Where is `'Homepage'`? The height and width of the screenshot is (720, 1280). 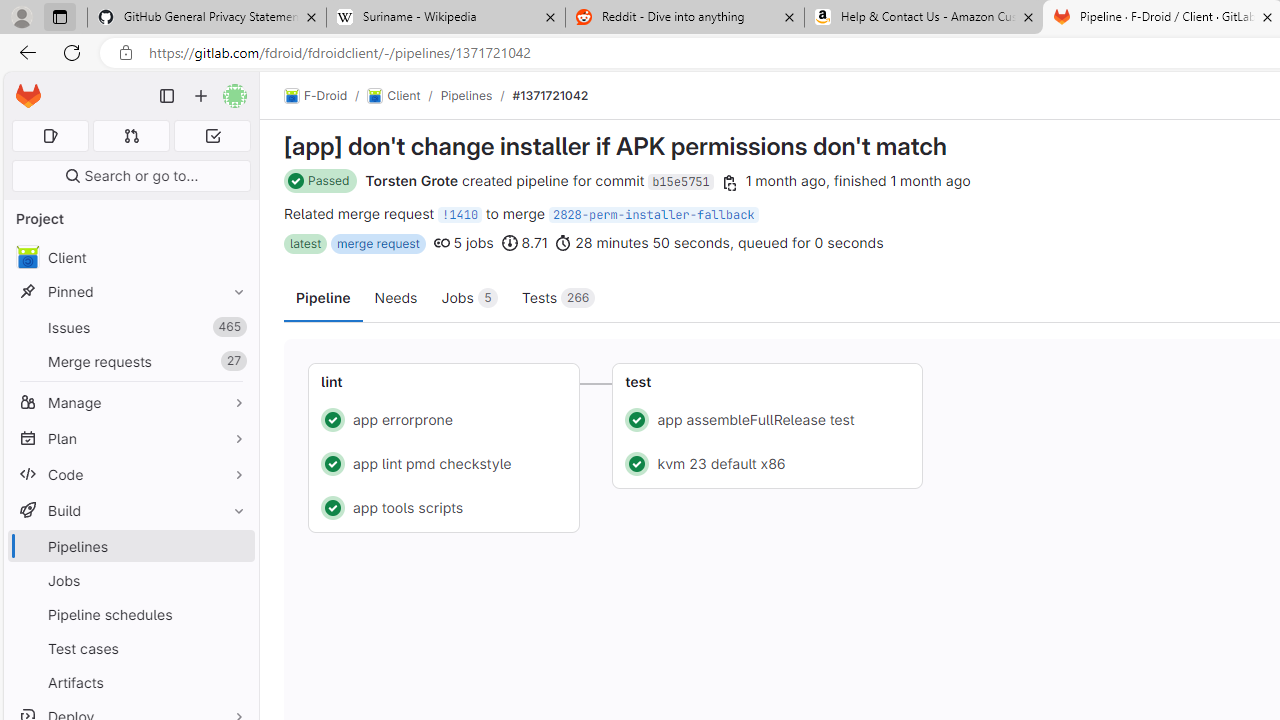 'Homepage' is located at coordinates (28, 96).